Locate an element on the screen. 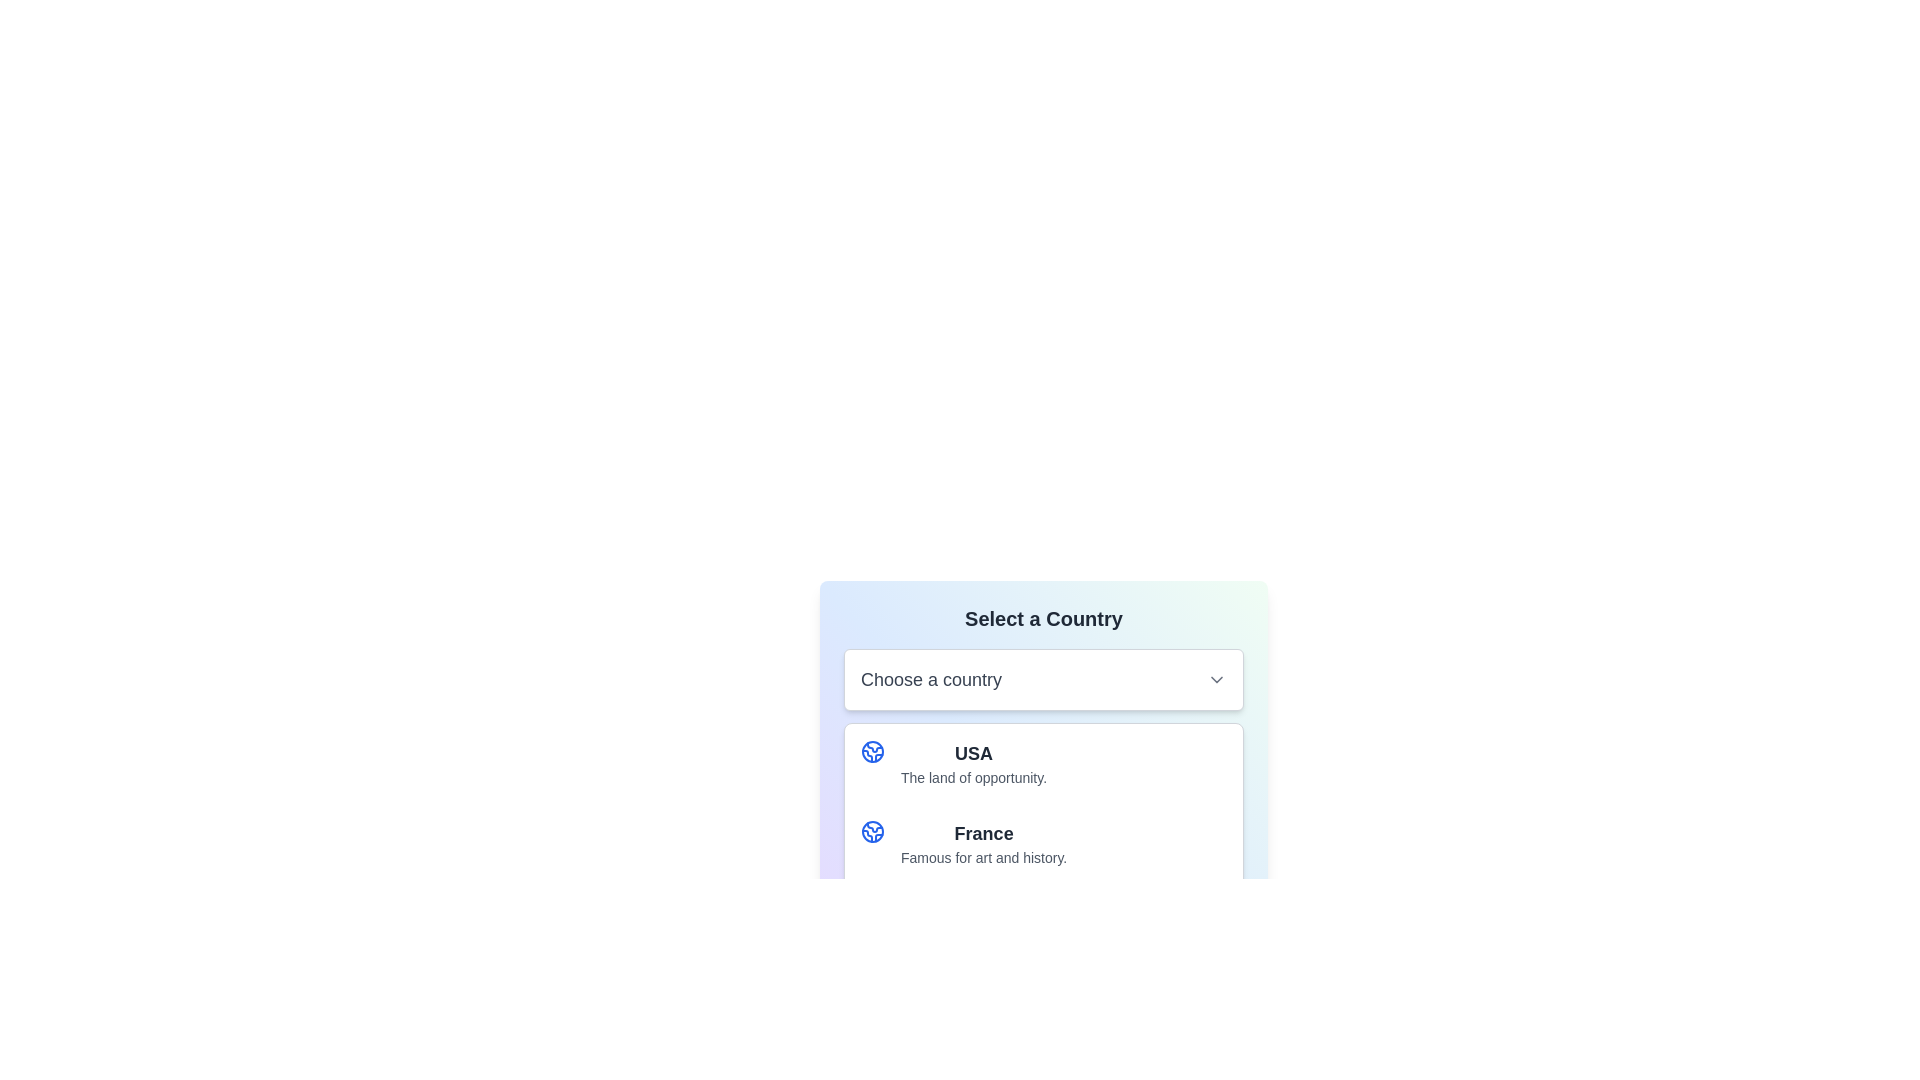  the first entry in the interactive list representing the United States is located at coordinates (1042, 763).